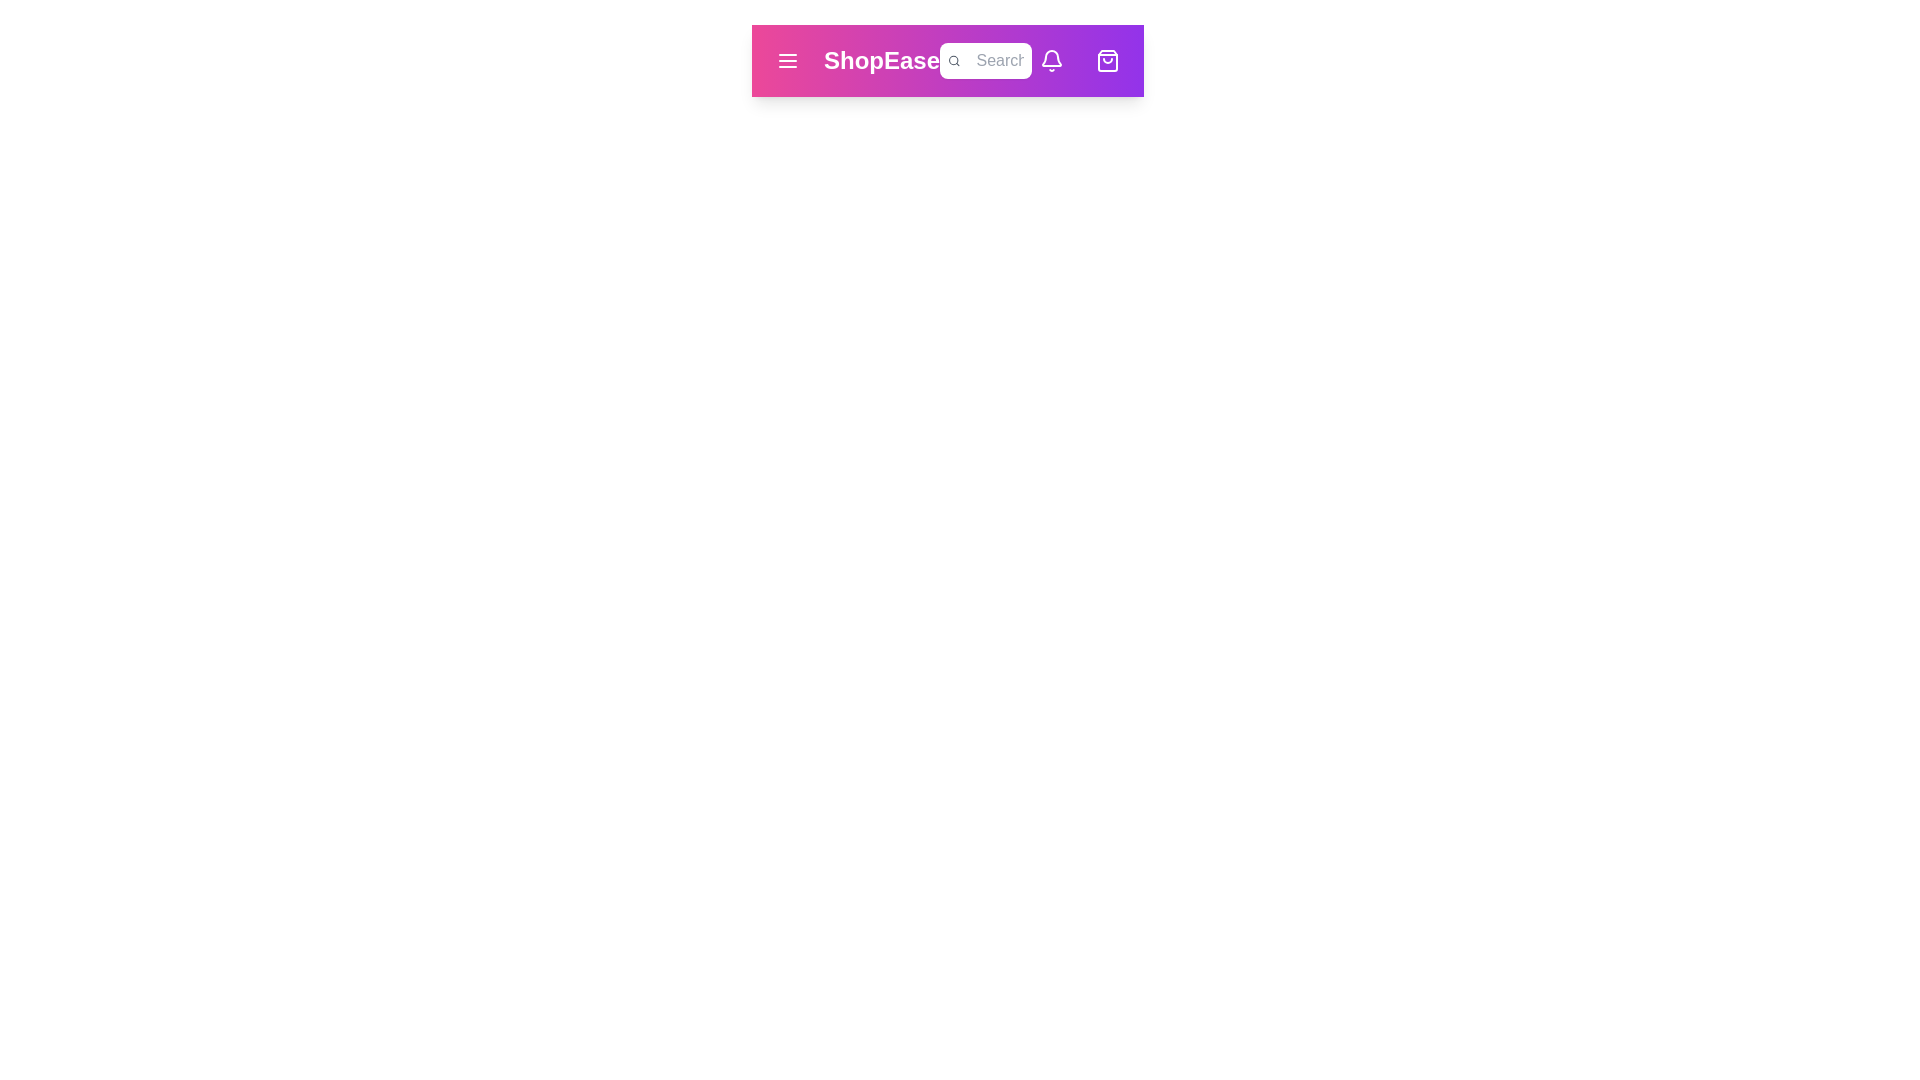 This screenshot has height=1080, width=1920. Describe the element at coordinates (1107, 60) in the screenshot. I see `the shopping bag icon to view the shopping cart or checkout page` at that location.